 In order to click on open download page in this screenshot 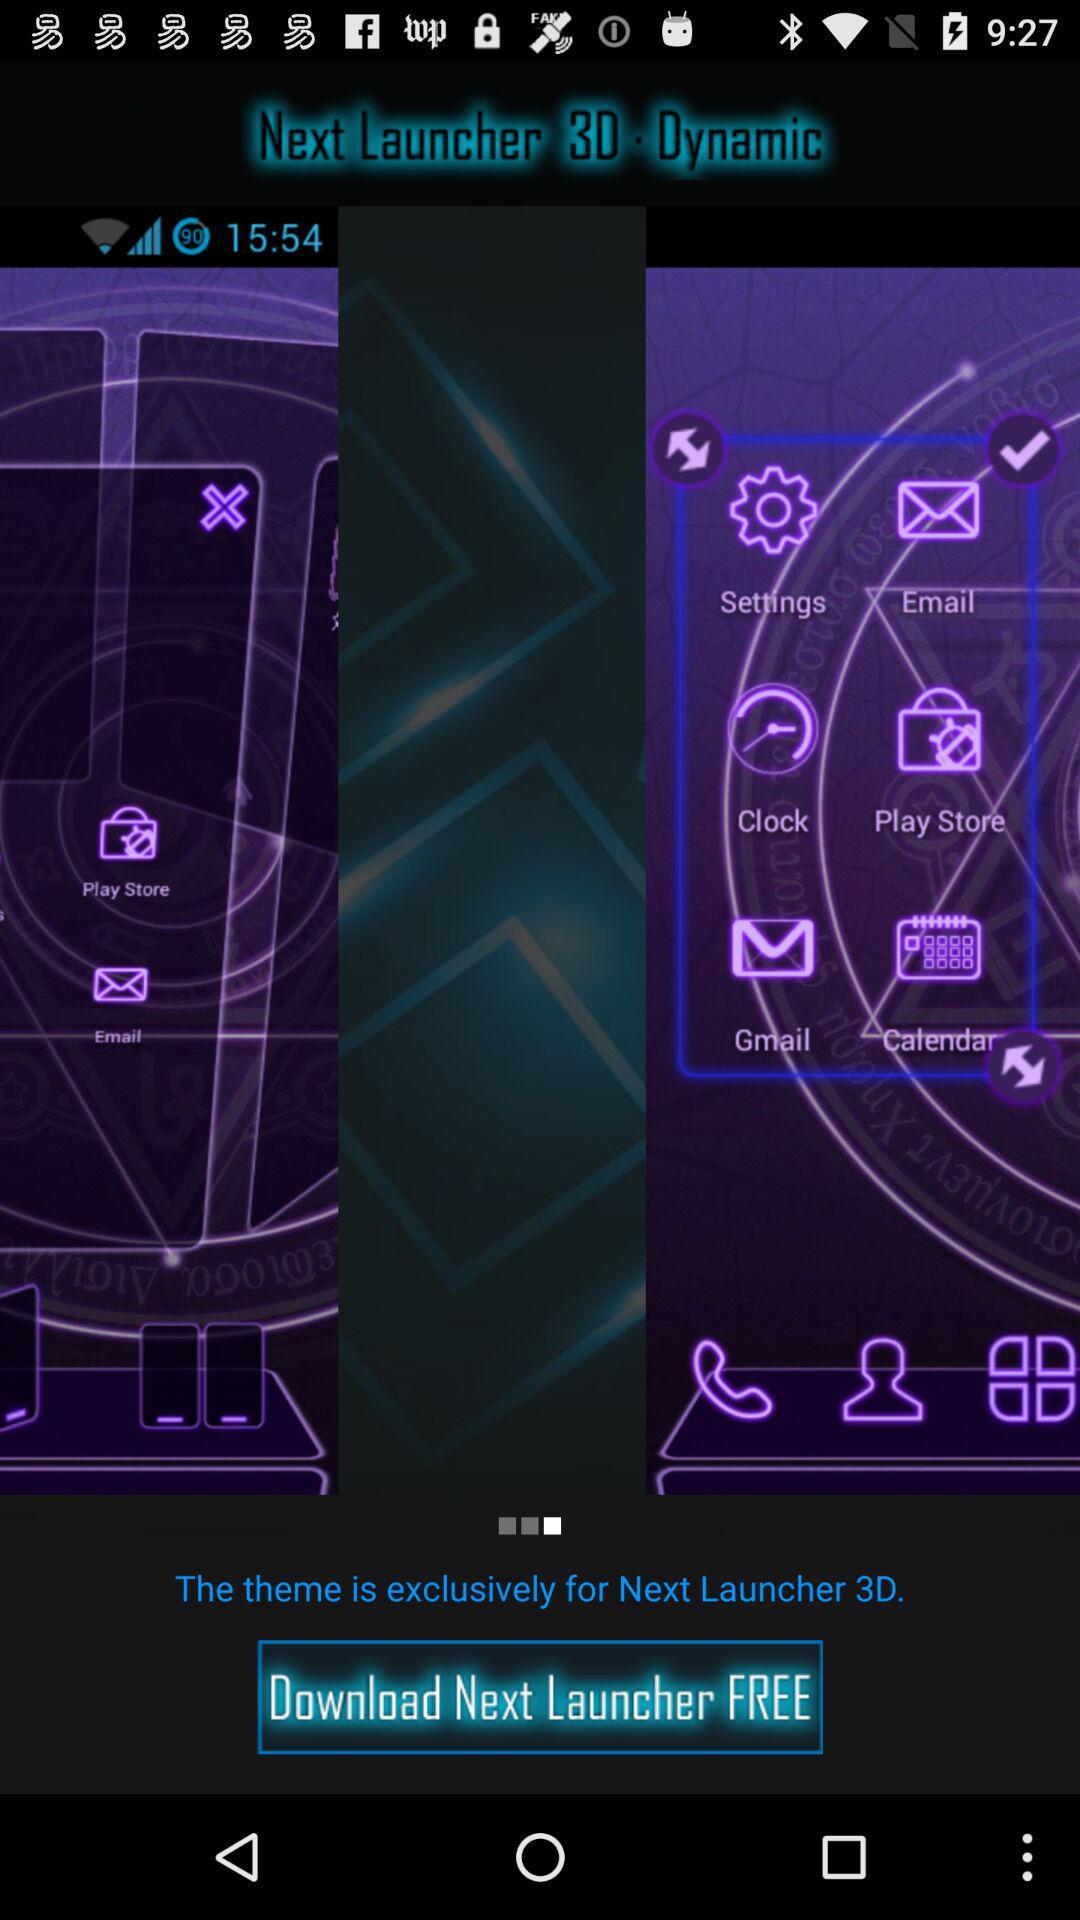, I will do `click(540, 1696)`.